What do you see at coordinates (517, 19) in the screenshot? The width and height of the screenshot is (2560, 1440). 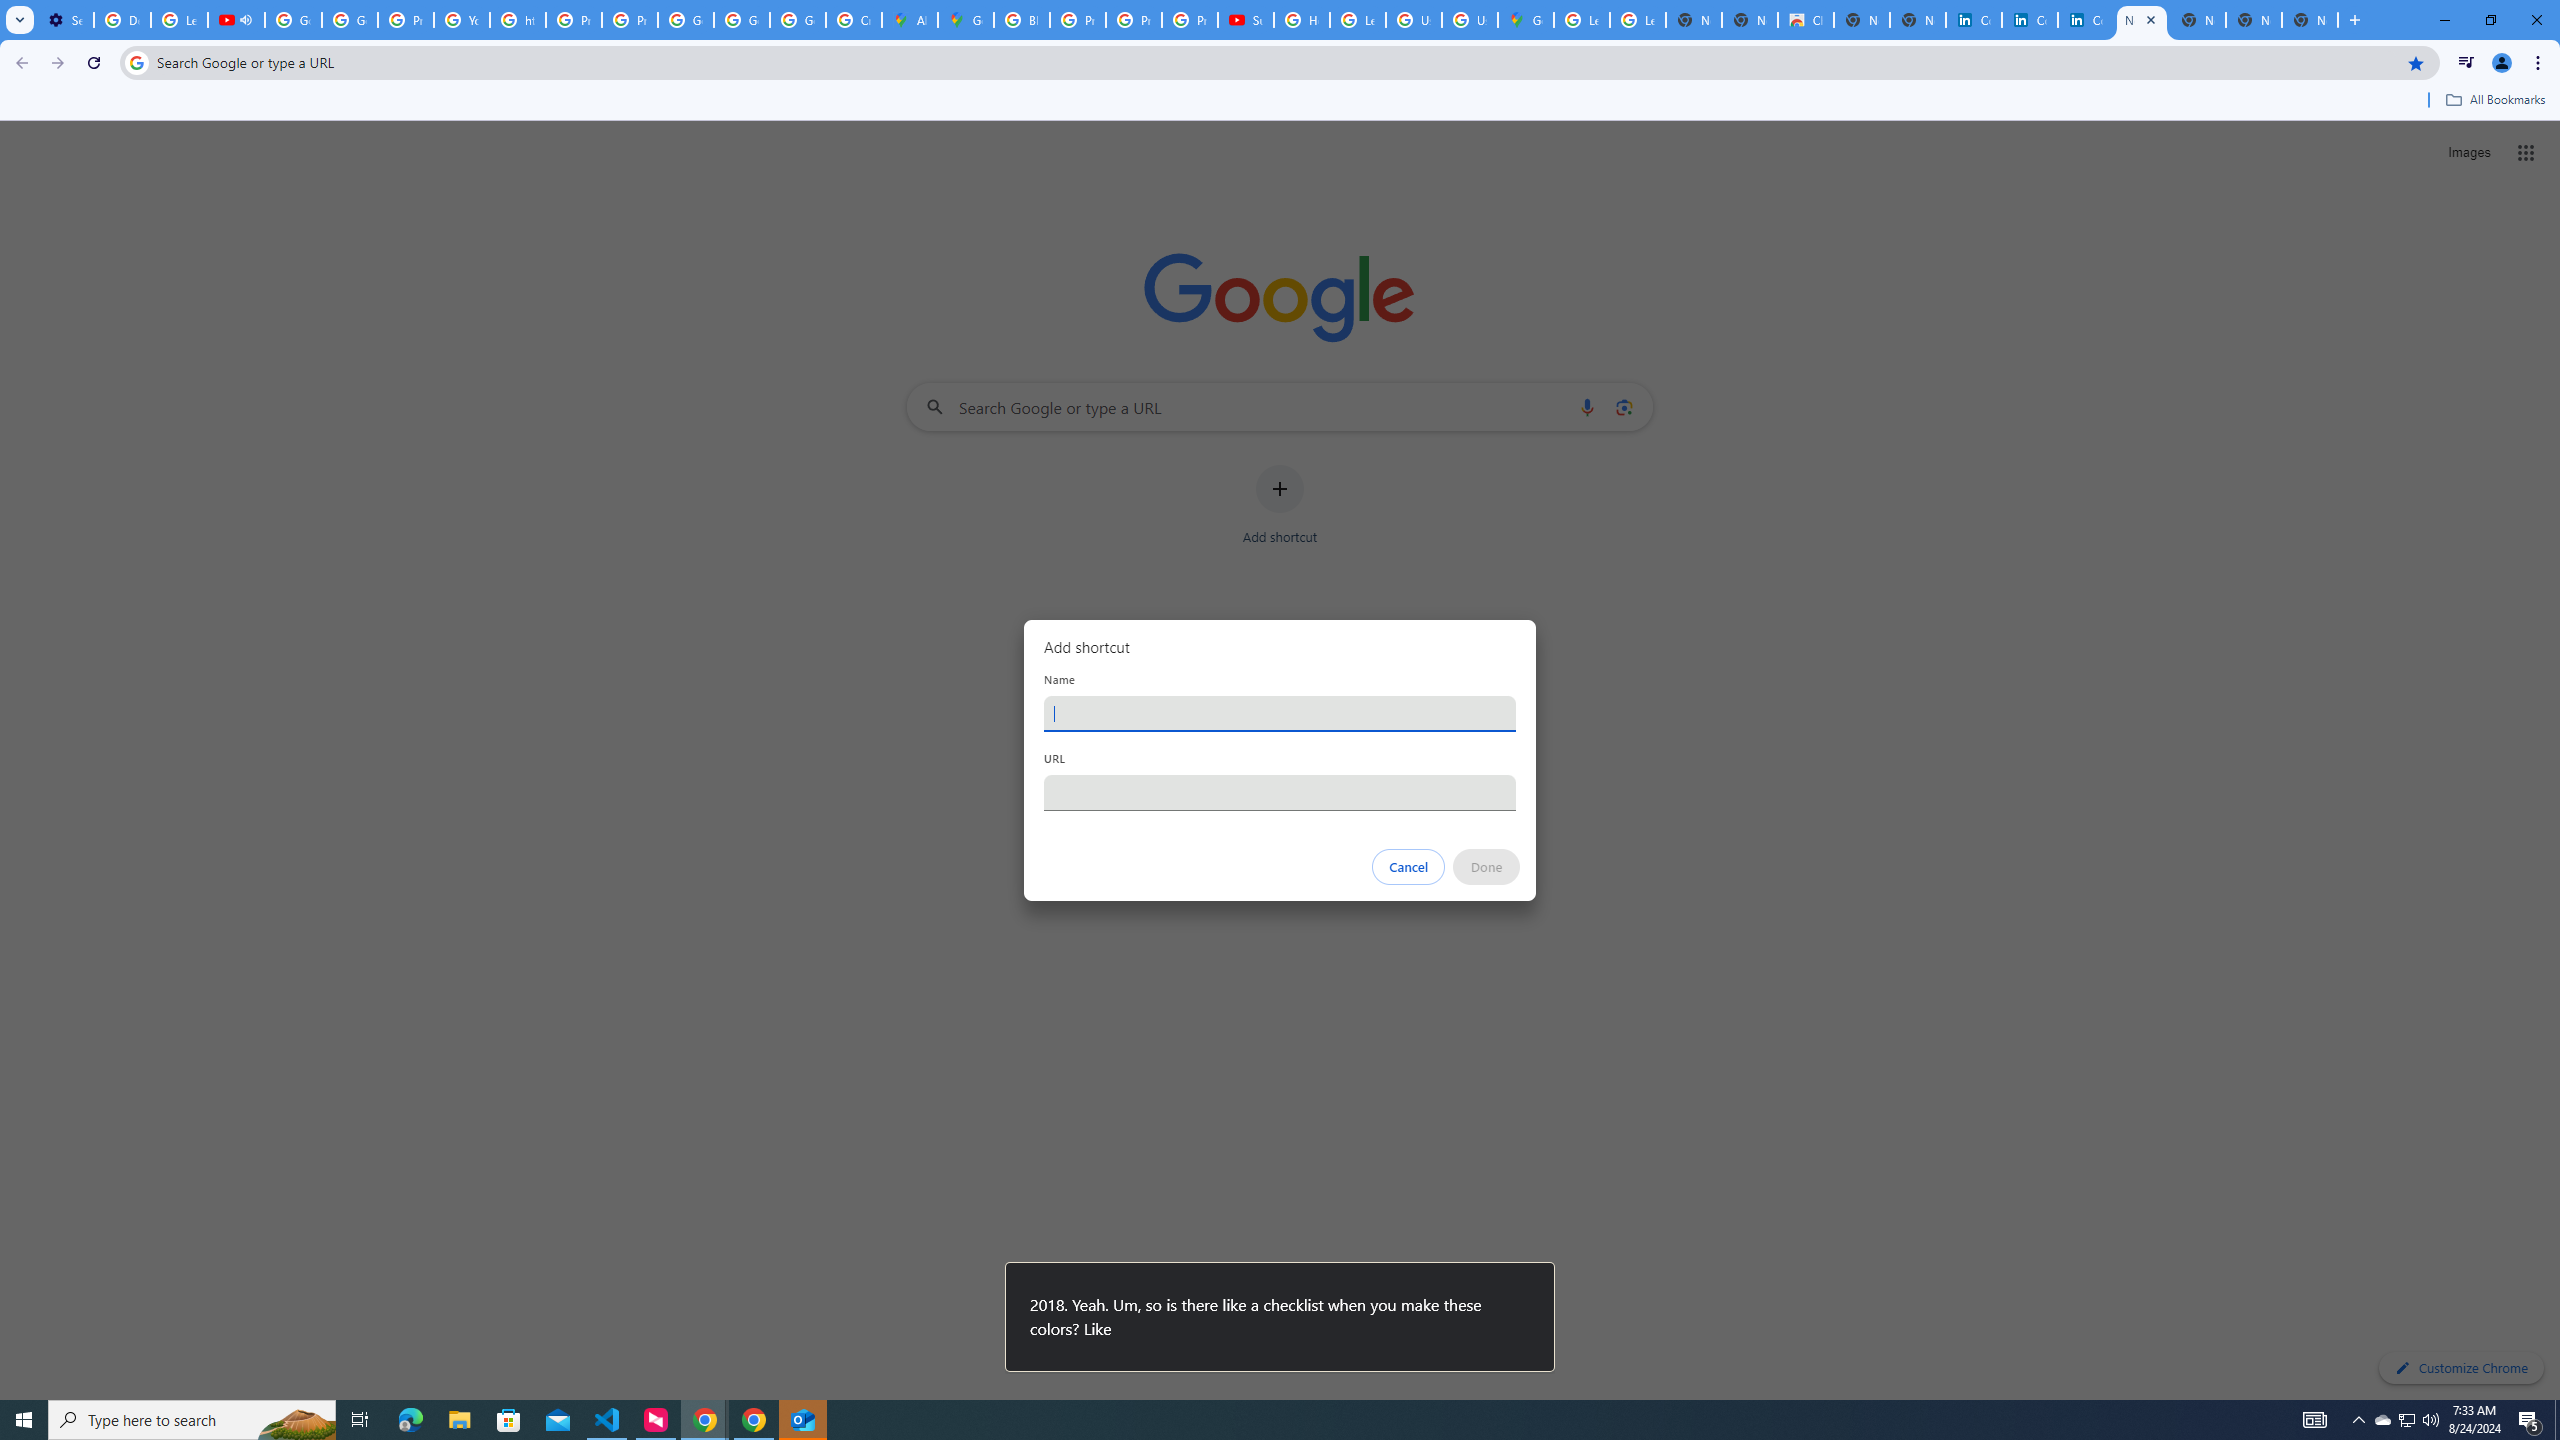 I see `'https://scholar.google.com/'` at bounding box center [517, 19].